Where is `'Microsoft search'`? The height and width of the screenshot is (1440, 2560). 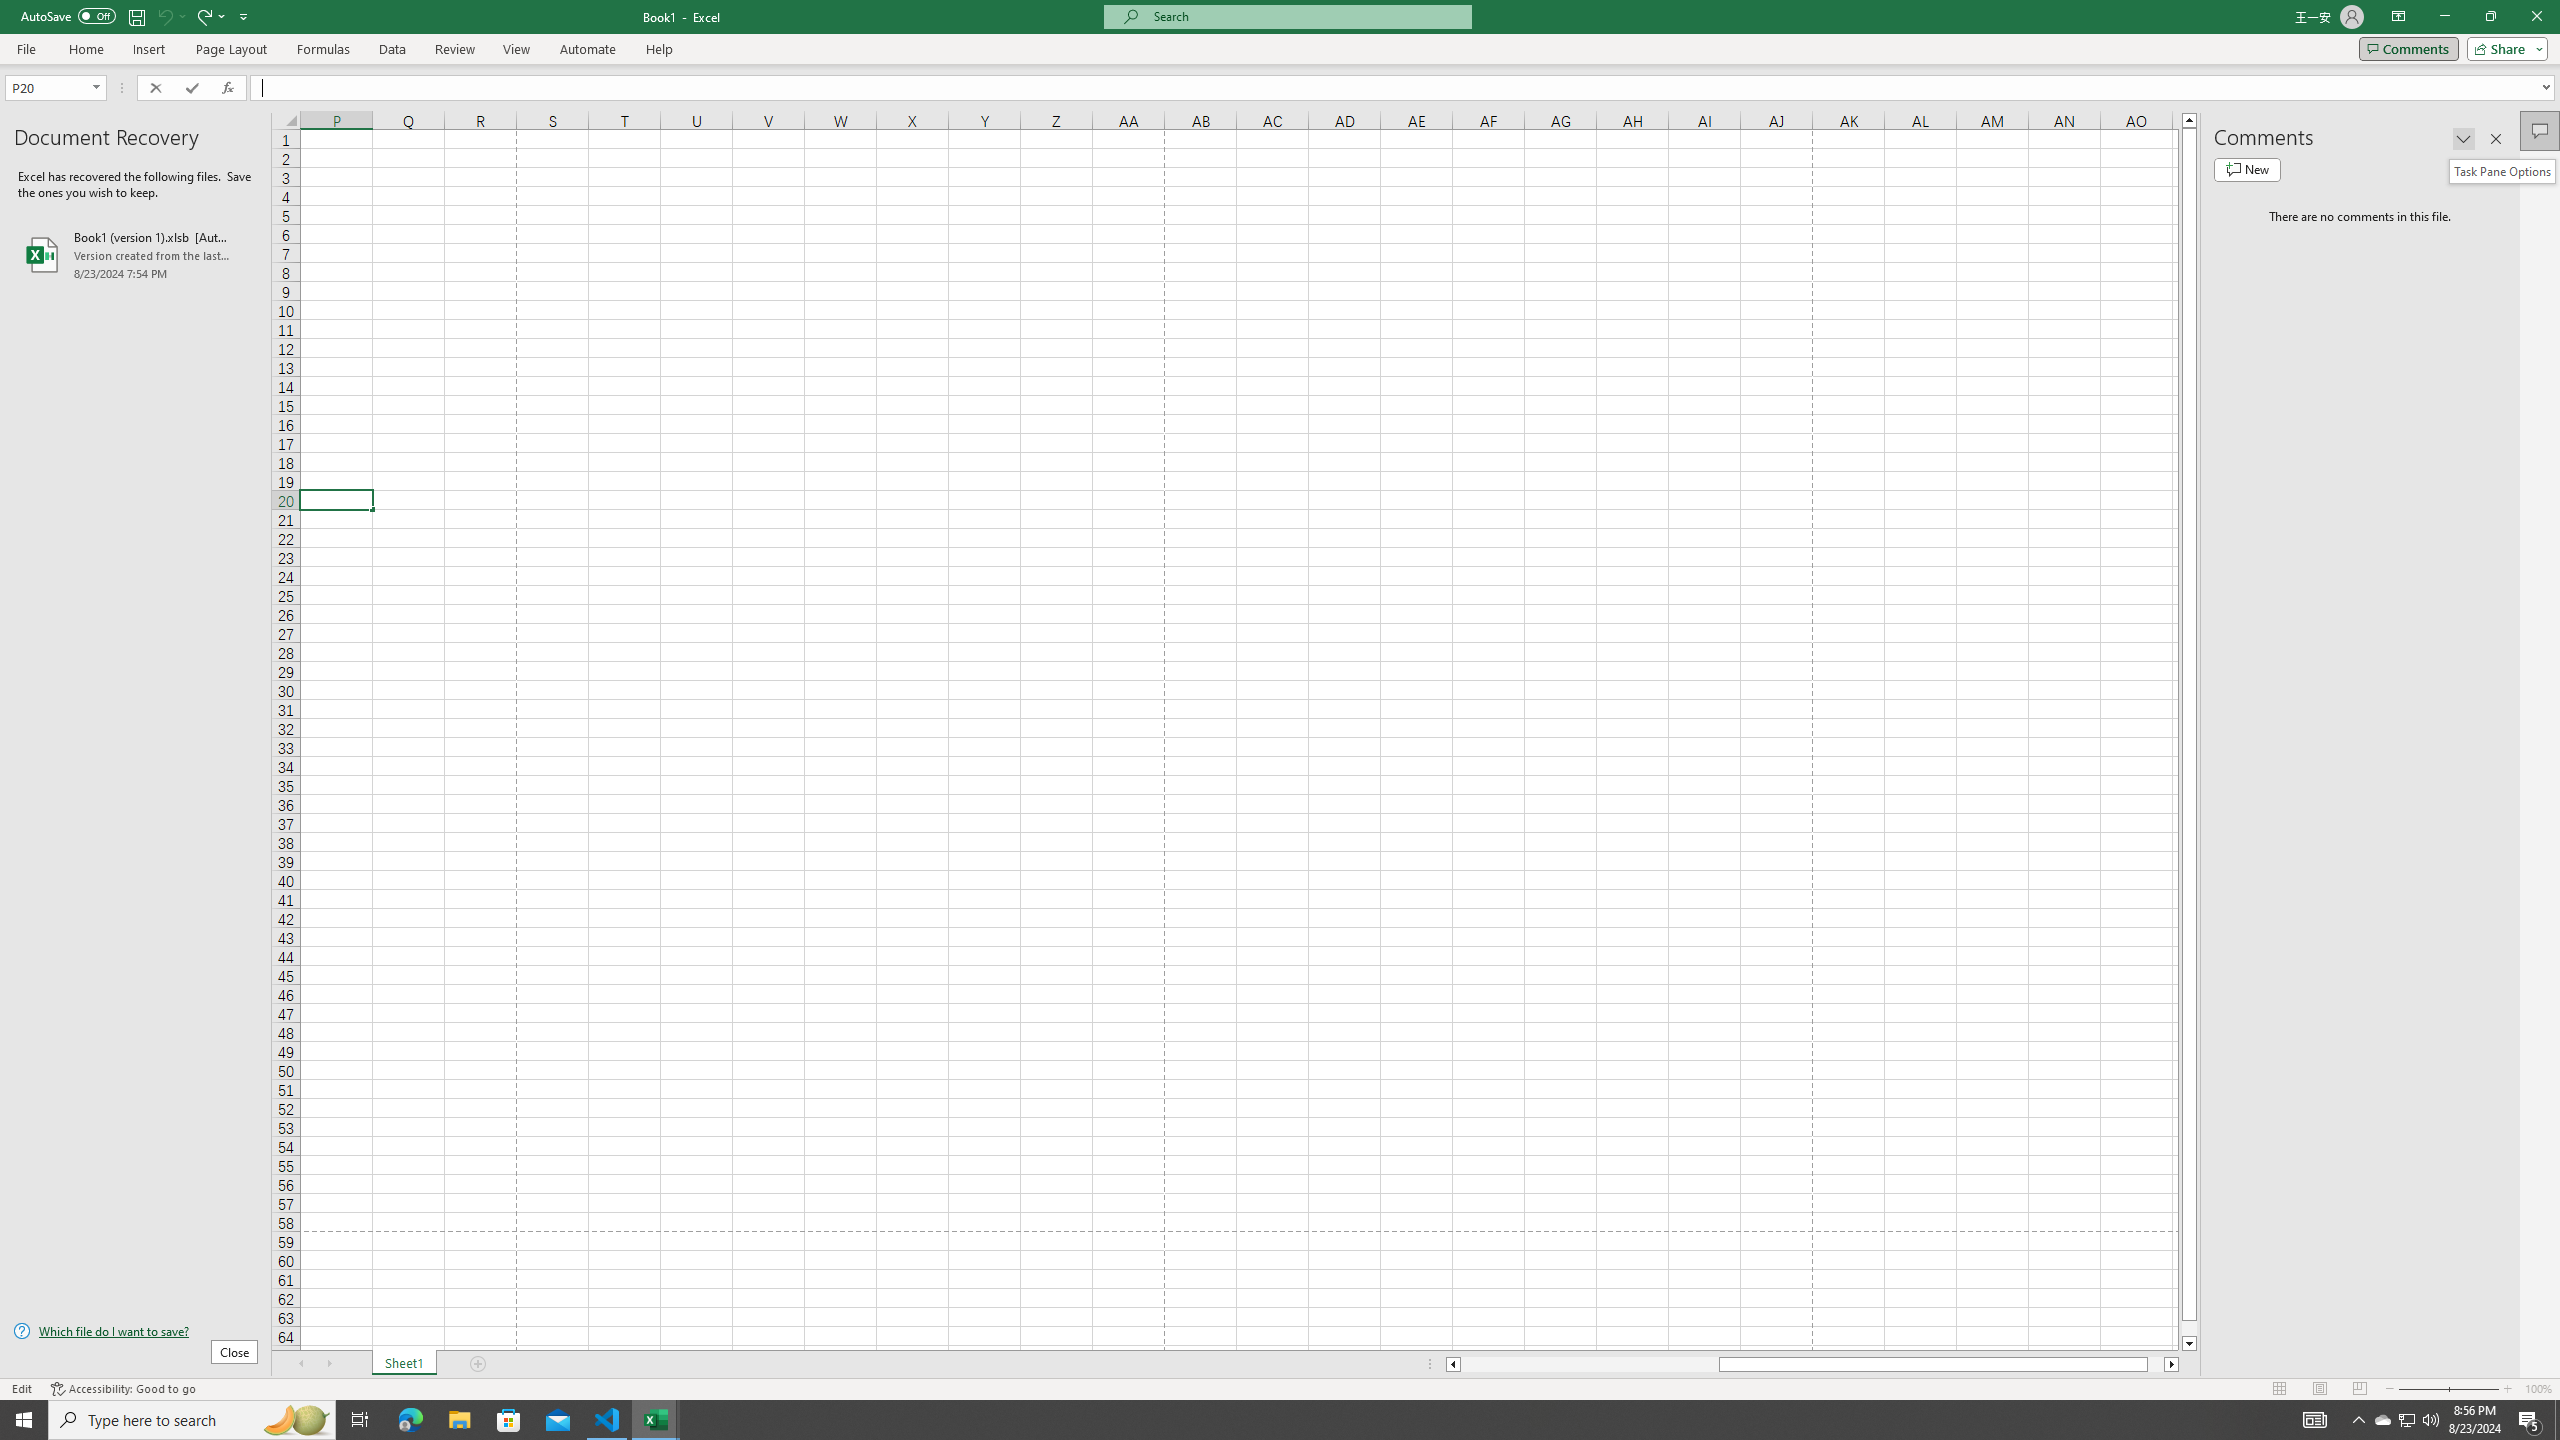
'Microsoft search' is located at coordinates (1304, 16).